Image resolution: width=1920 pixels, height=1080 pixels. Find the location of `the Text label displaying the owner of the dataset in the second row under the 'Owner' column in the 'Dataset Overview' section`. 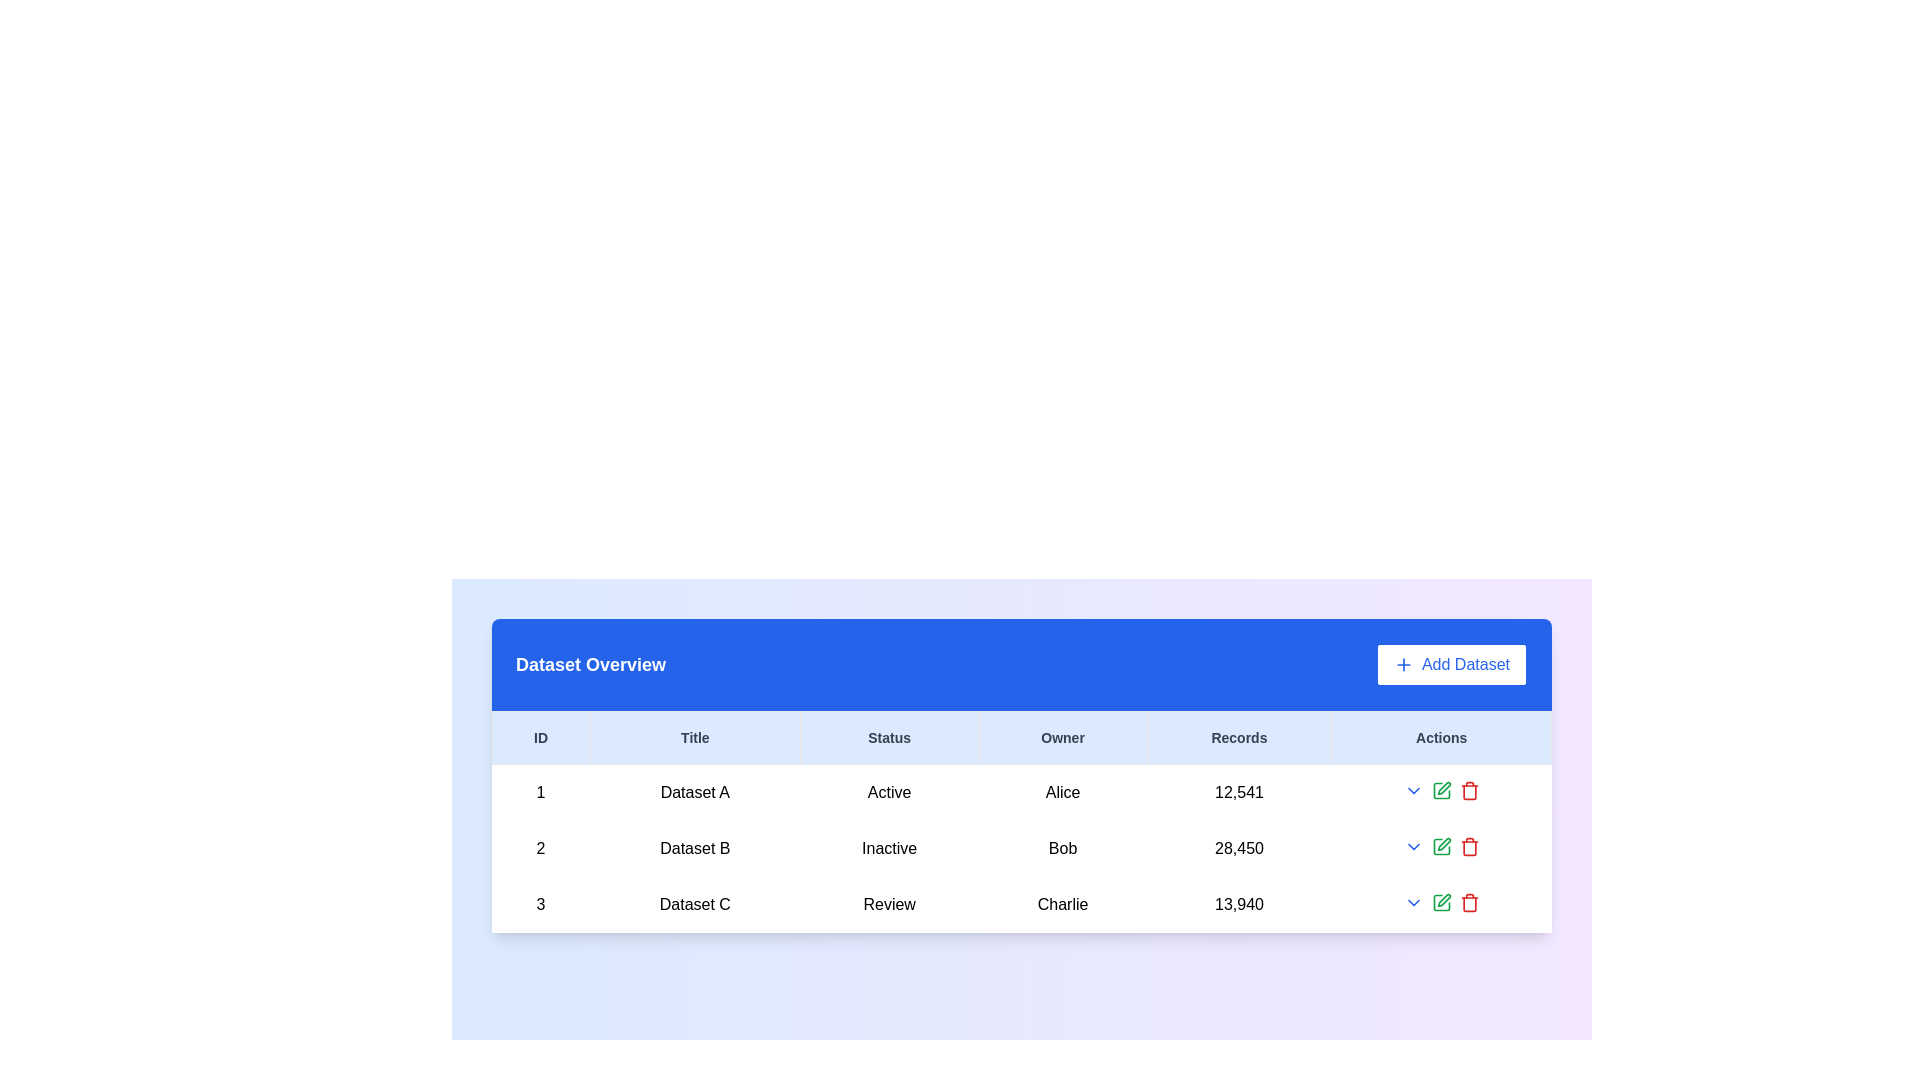

the Text label displaying the owner of the dataset in the second row under the 'Owner' column in the 'Dataset Overview' section is located at coordinates (1062, 848).